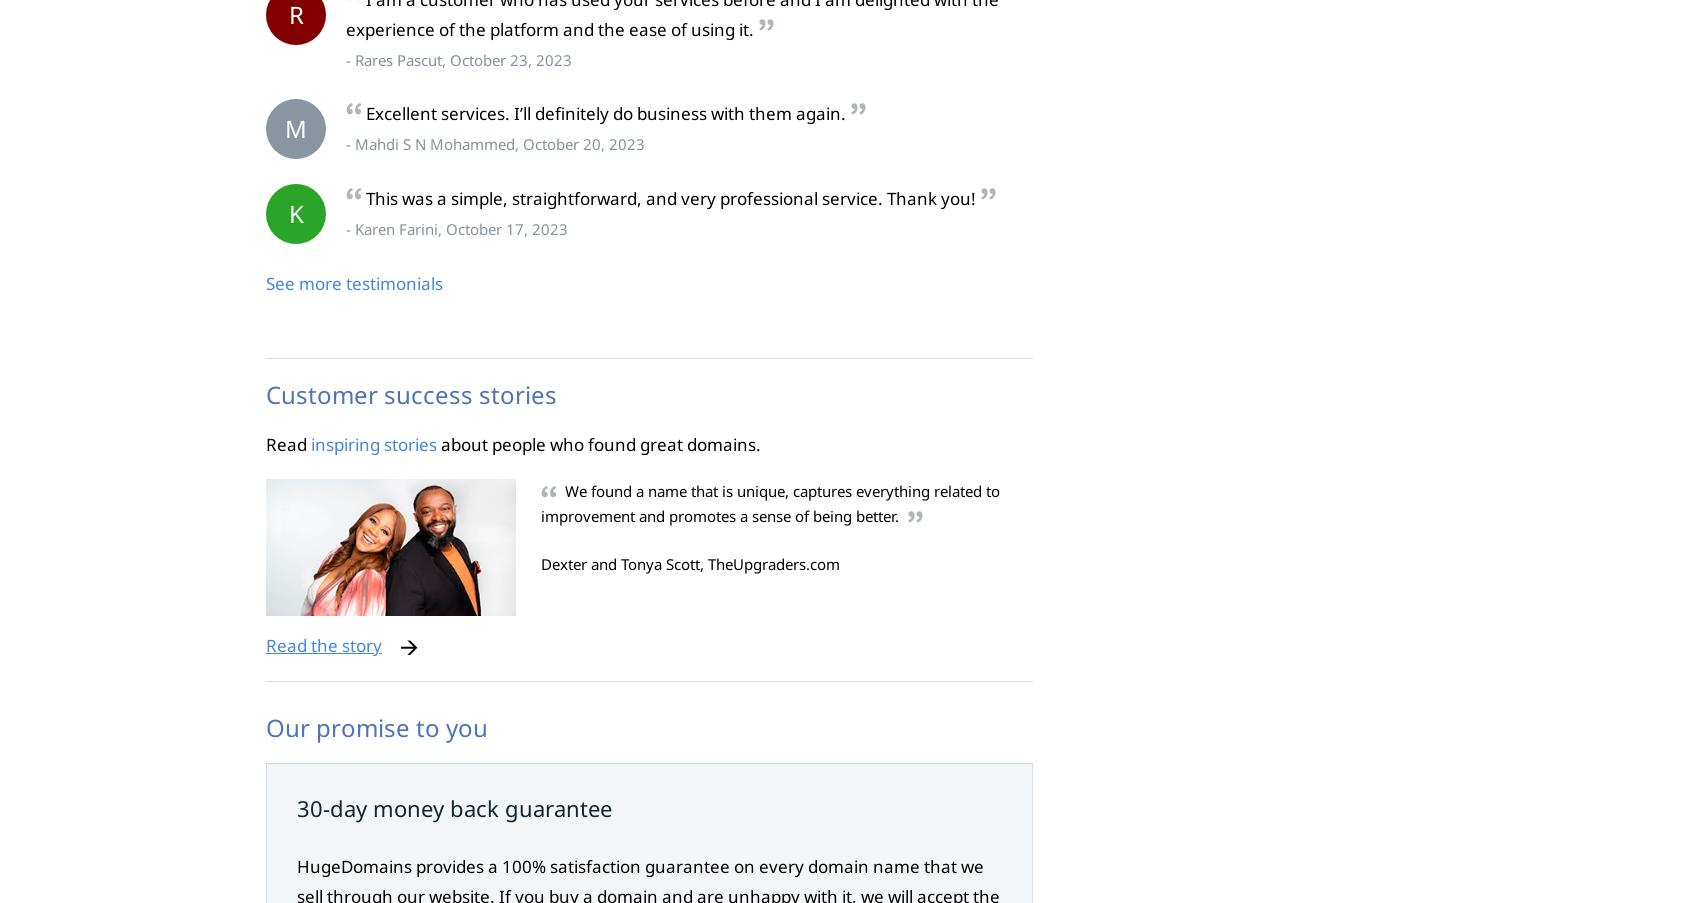  Describe the element at coordinates (606, 113) in the screenshot. I see `'Excellent services. I’ll definitely do business with them again.'` at that location.